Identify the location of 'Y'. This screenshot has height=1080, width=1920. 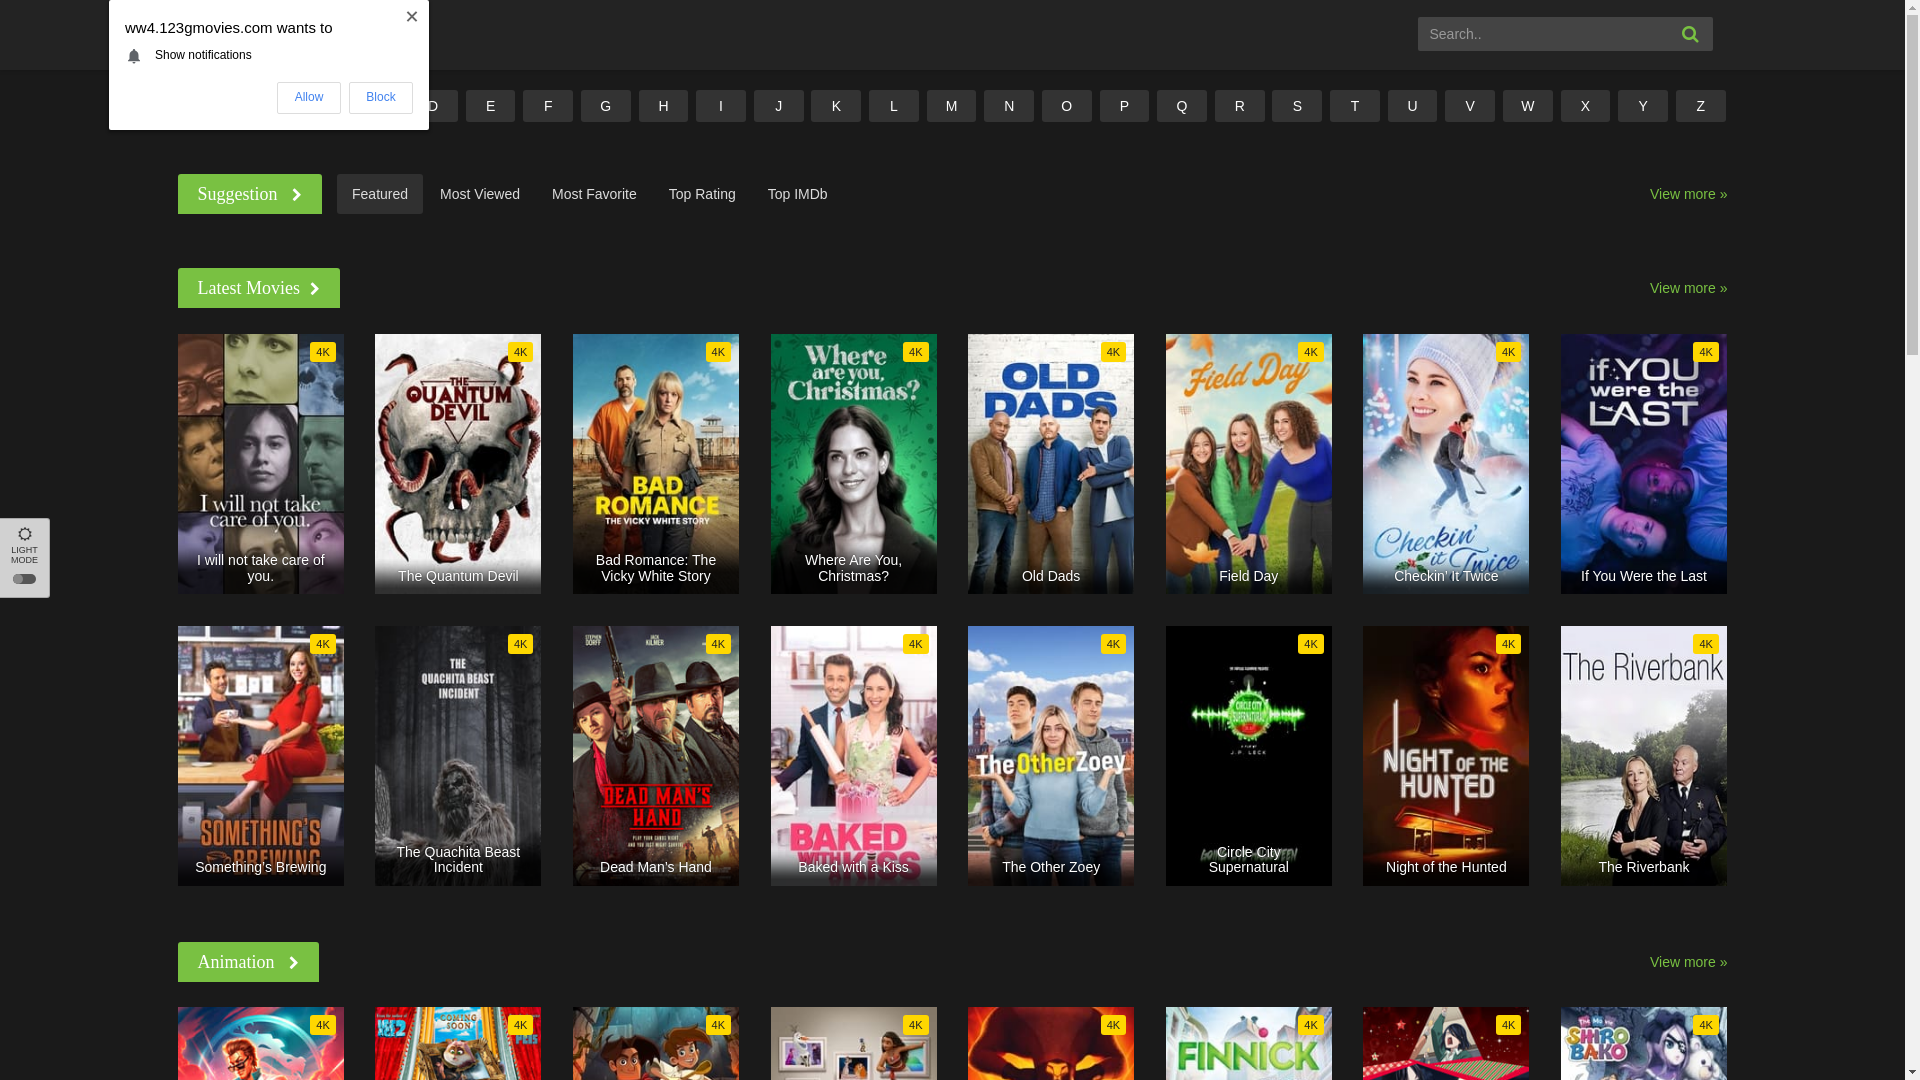
(1642, 105).